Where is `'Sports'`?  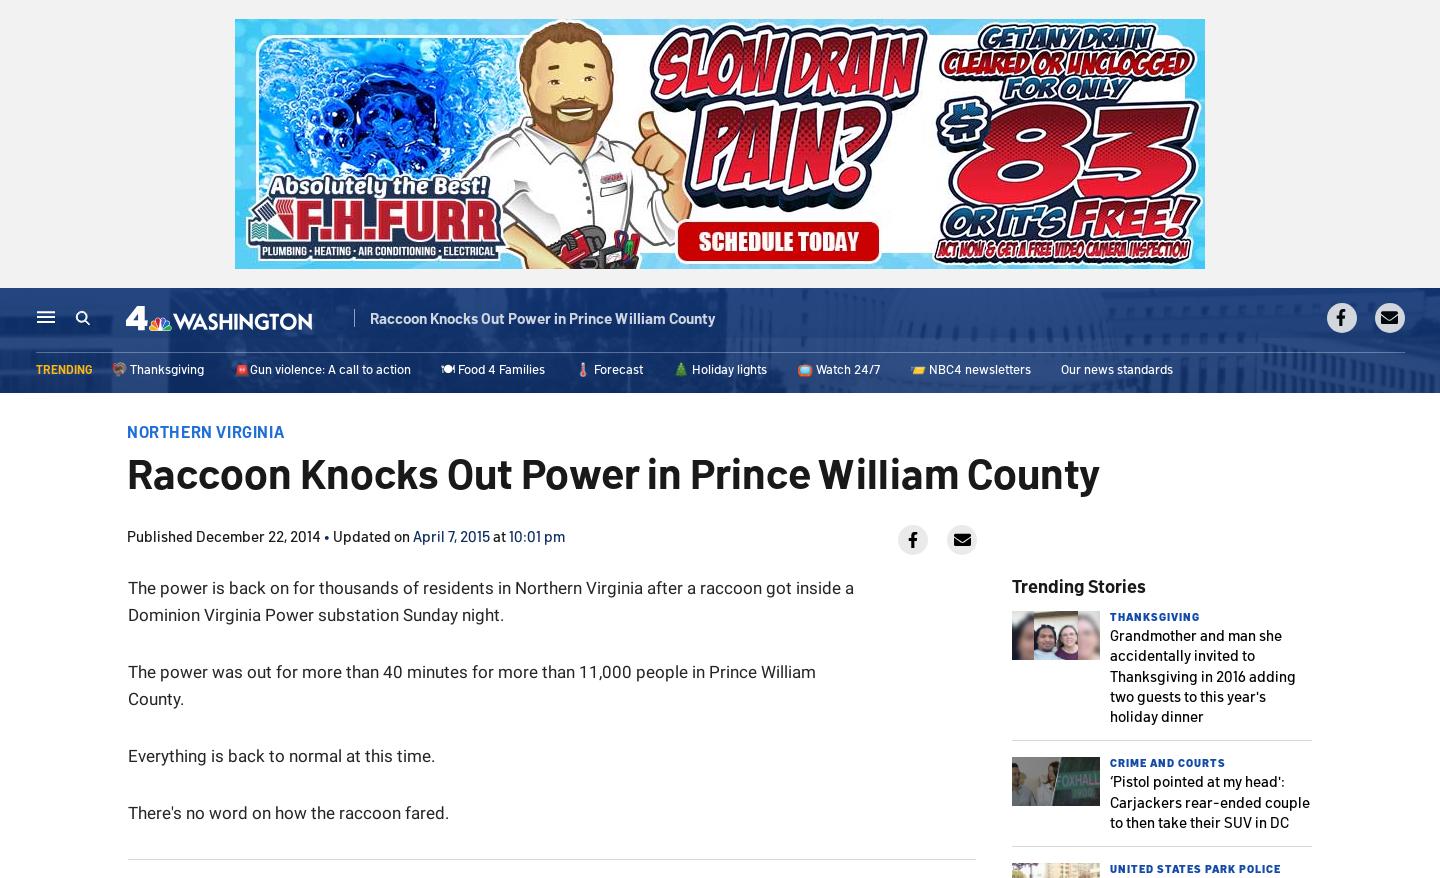
'Sports' is located at coordinates (874, 322).